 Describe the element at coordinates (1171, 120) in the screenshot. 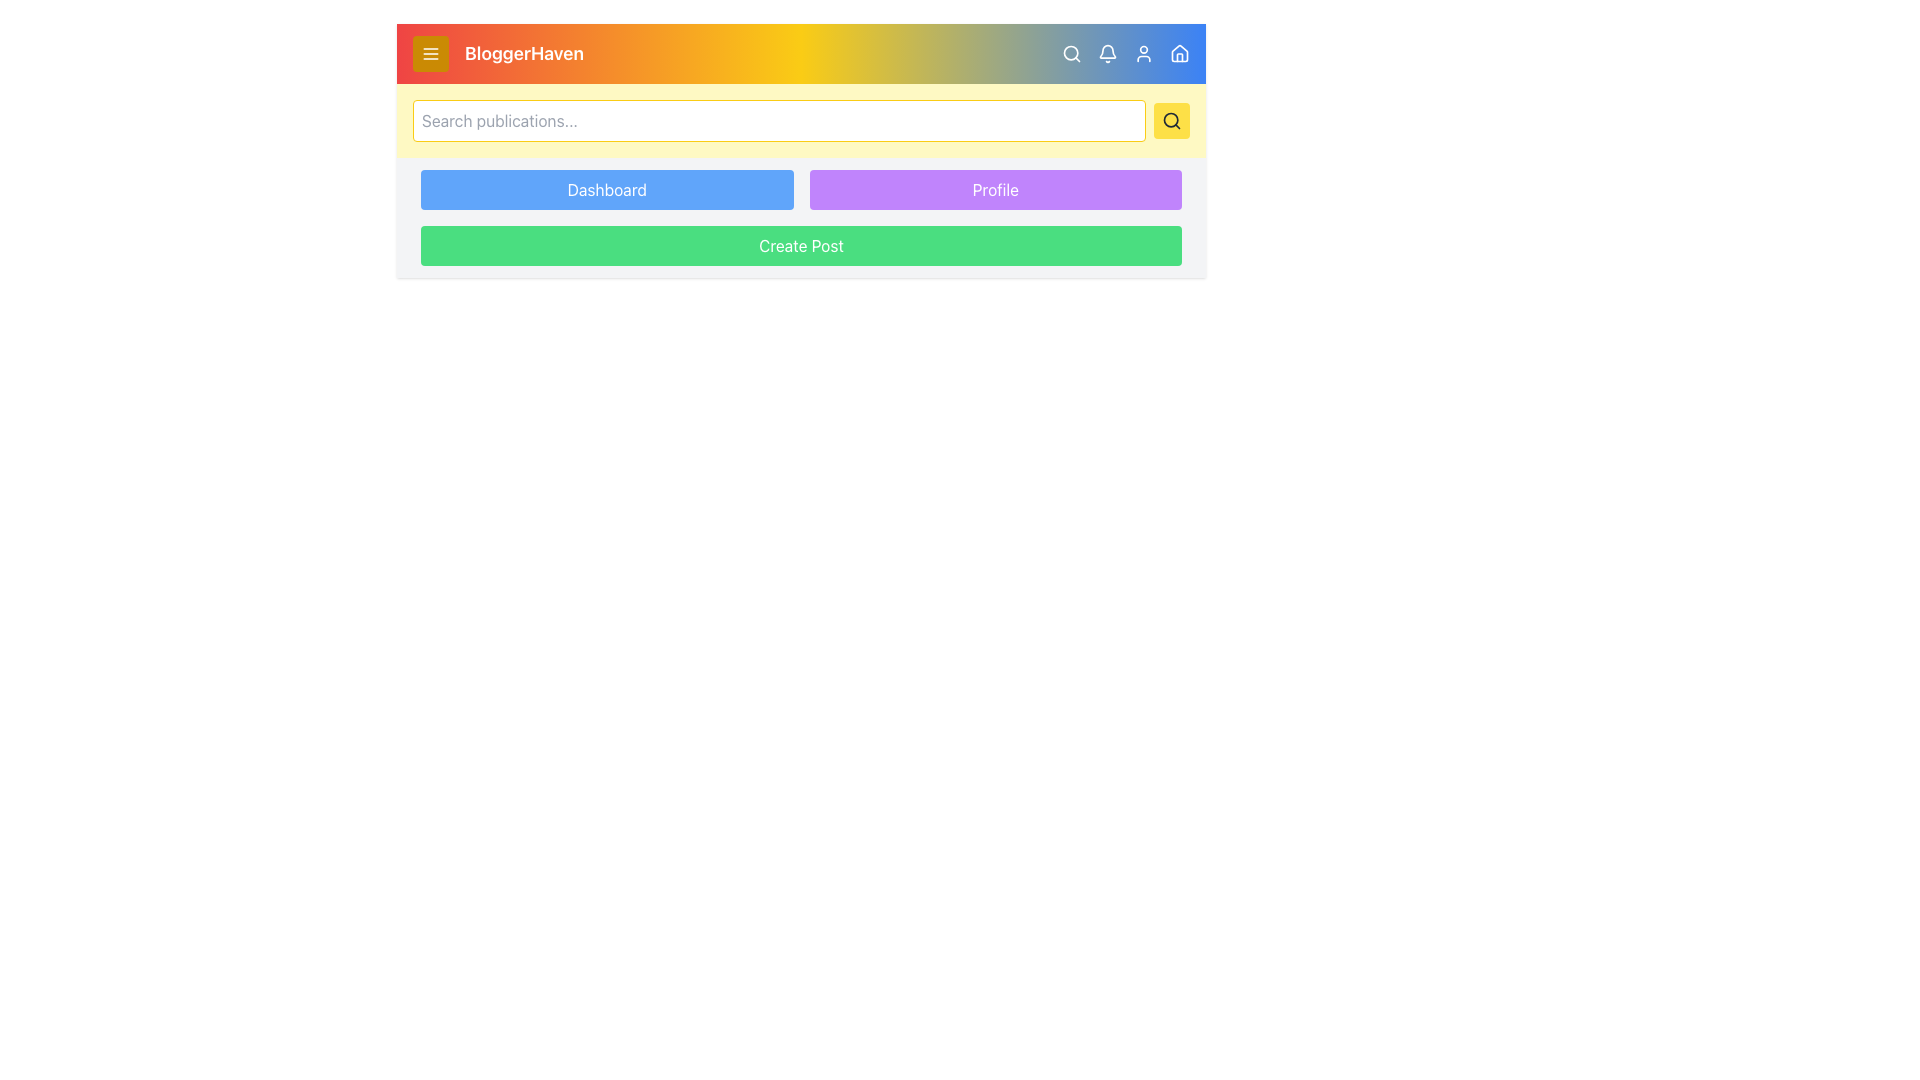

I see `the search button icon located on the right side of the yellow search bar to trigger the visual hover effect` at that location.